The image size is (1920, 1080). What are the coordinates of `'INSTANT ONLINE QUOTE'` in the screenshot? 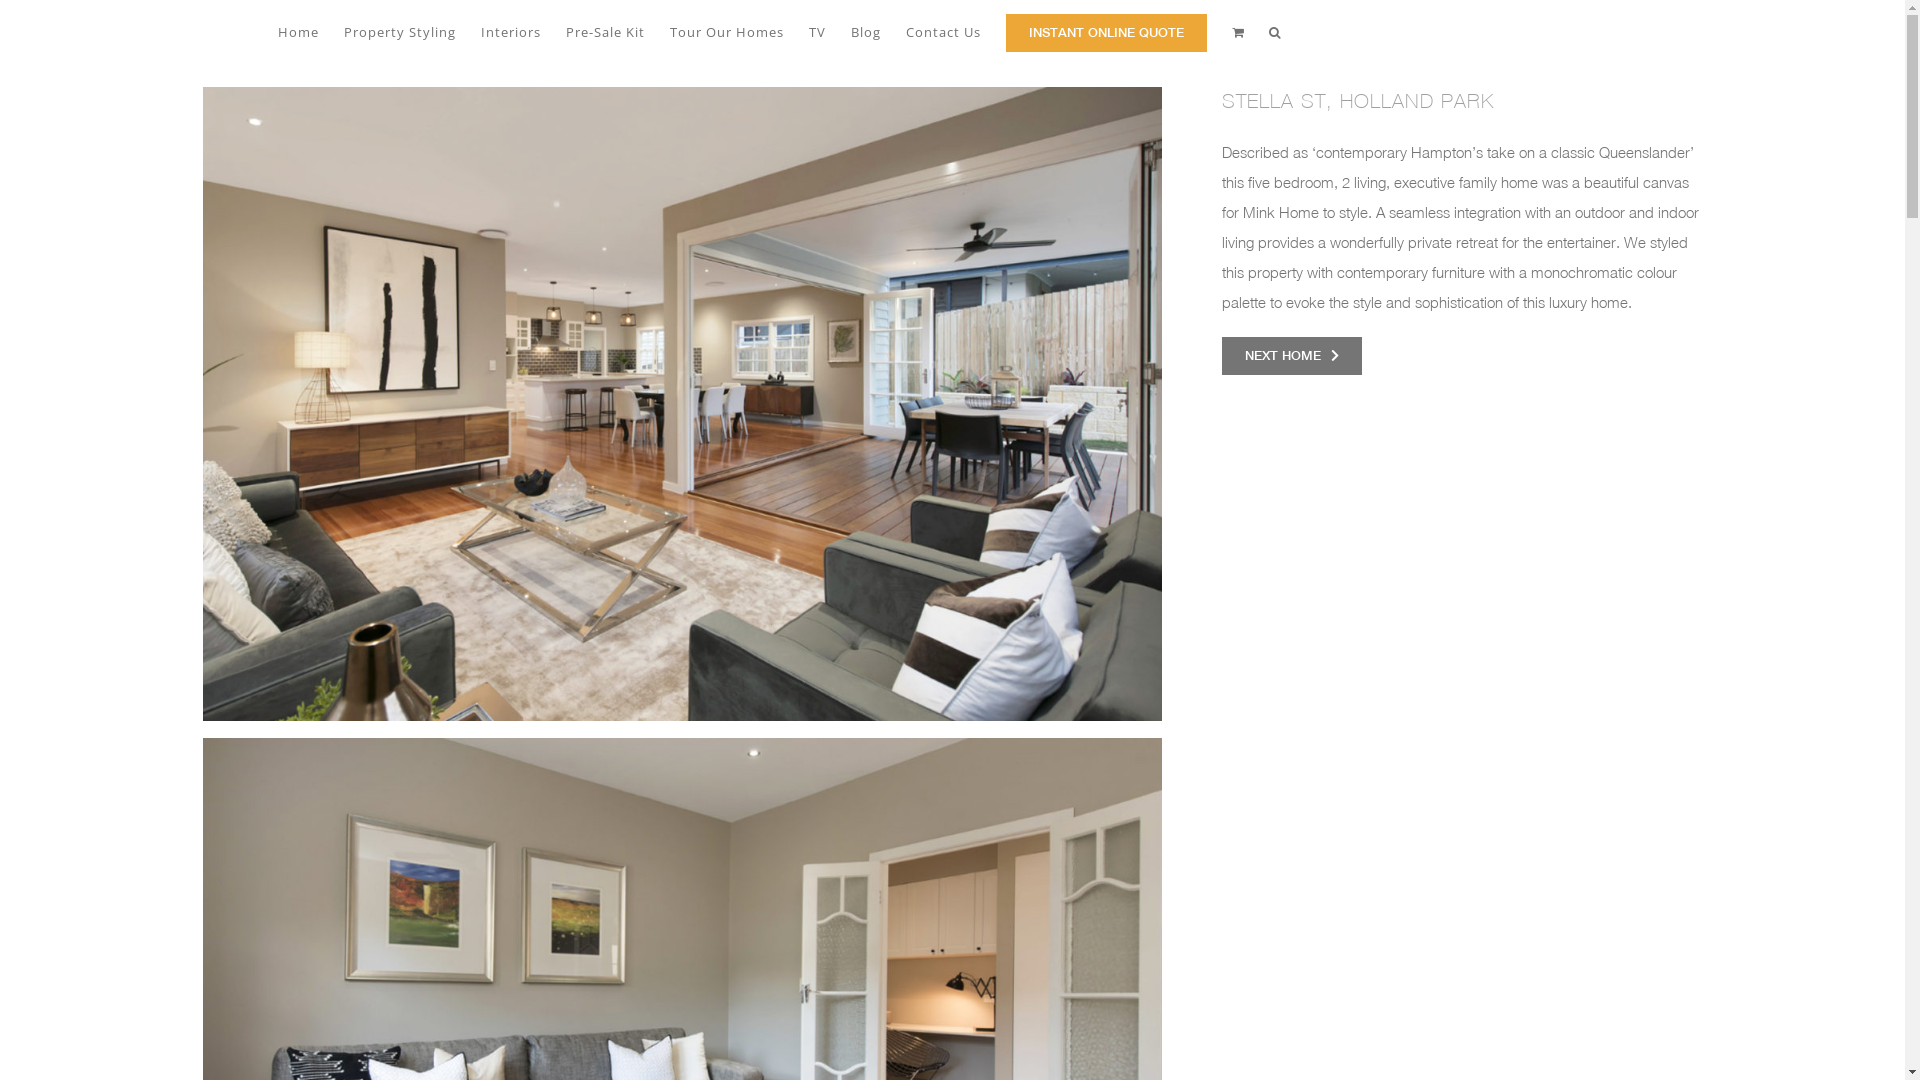 It's located at (1105, 30).